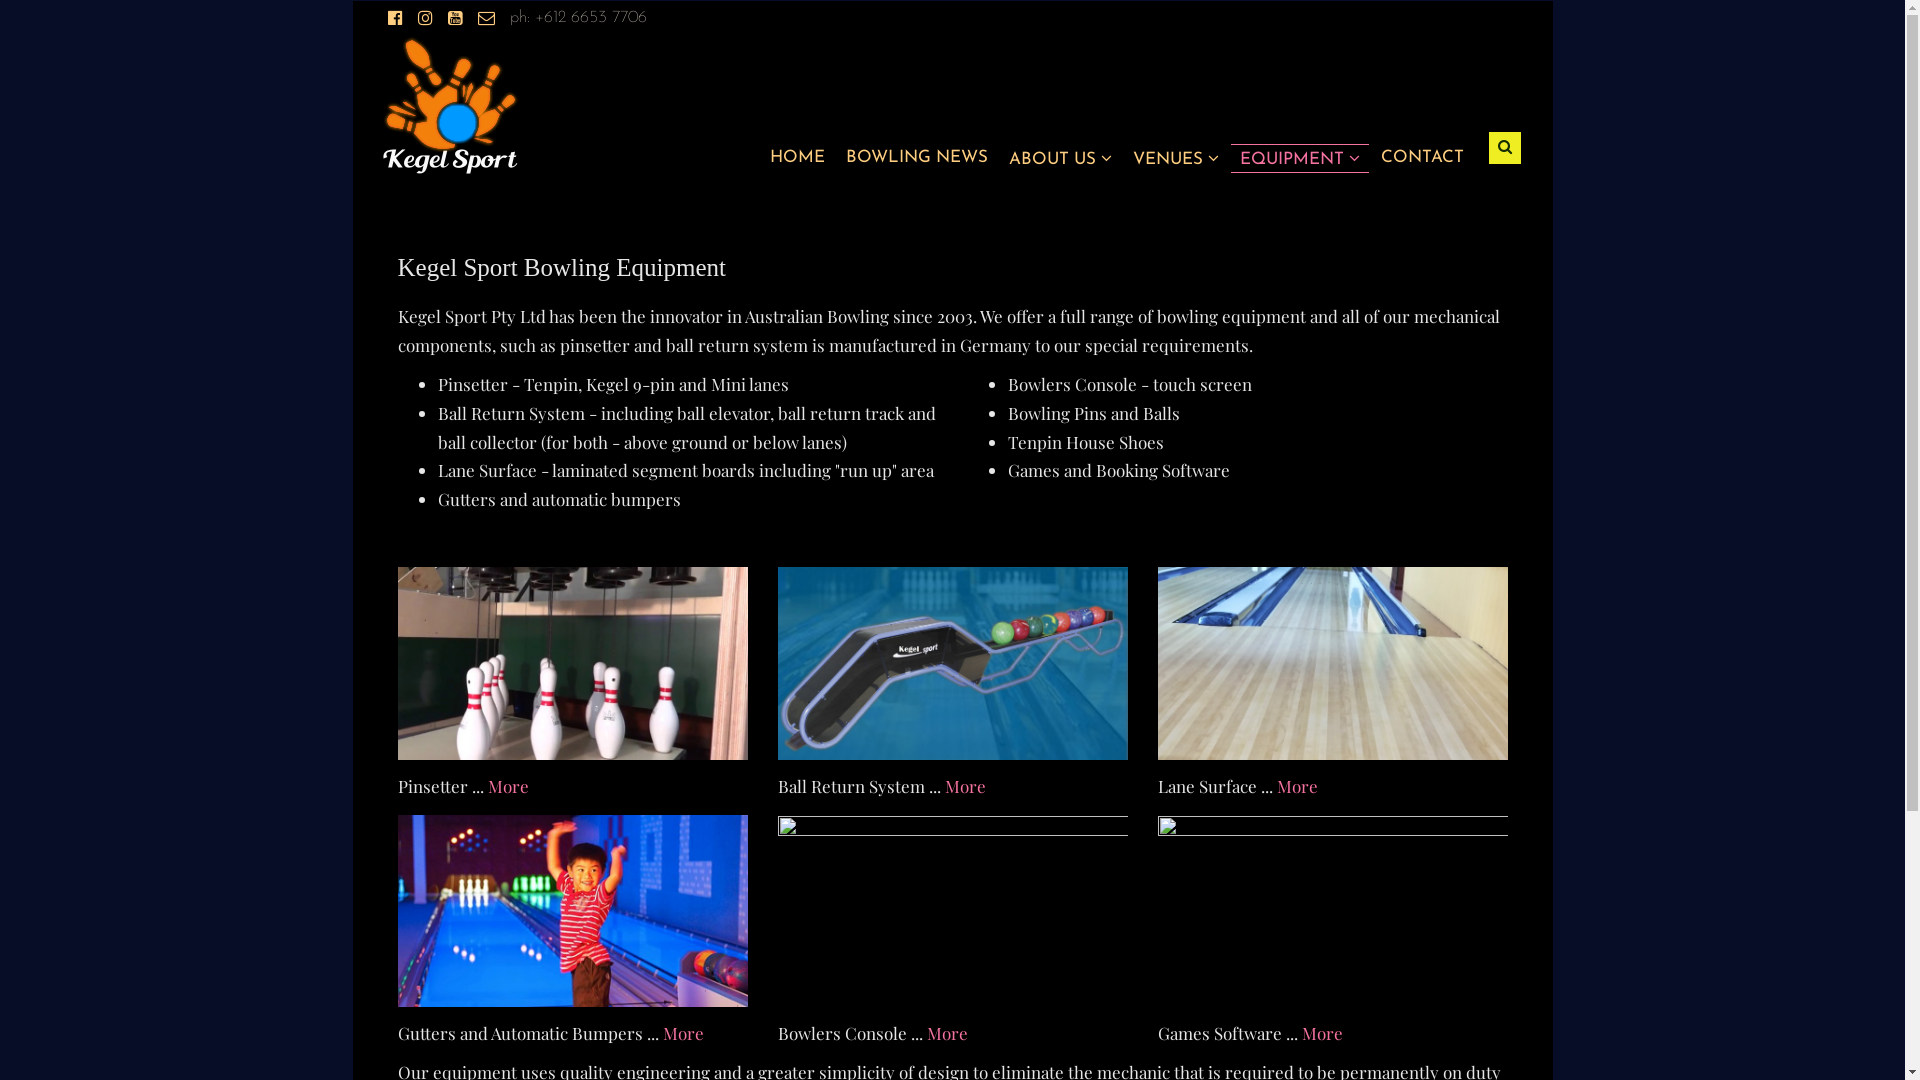 This screenshot has height=1080, width=1920. Describe the element at coordinates (964, 785) in the screenshot. I see `'More'` at that location.